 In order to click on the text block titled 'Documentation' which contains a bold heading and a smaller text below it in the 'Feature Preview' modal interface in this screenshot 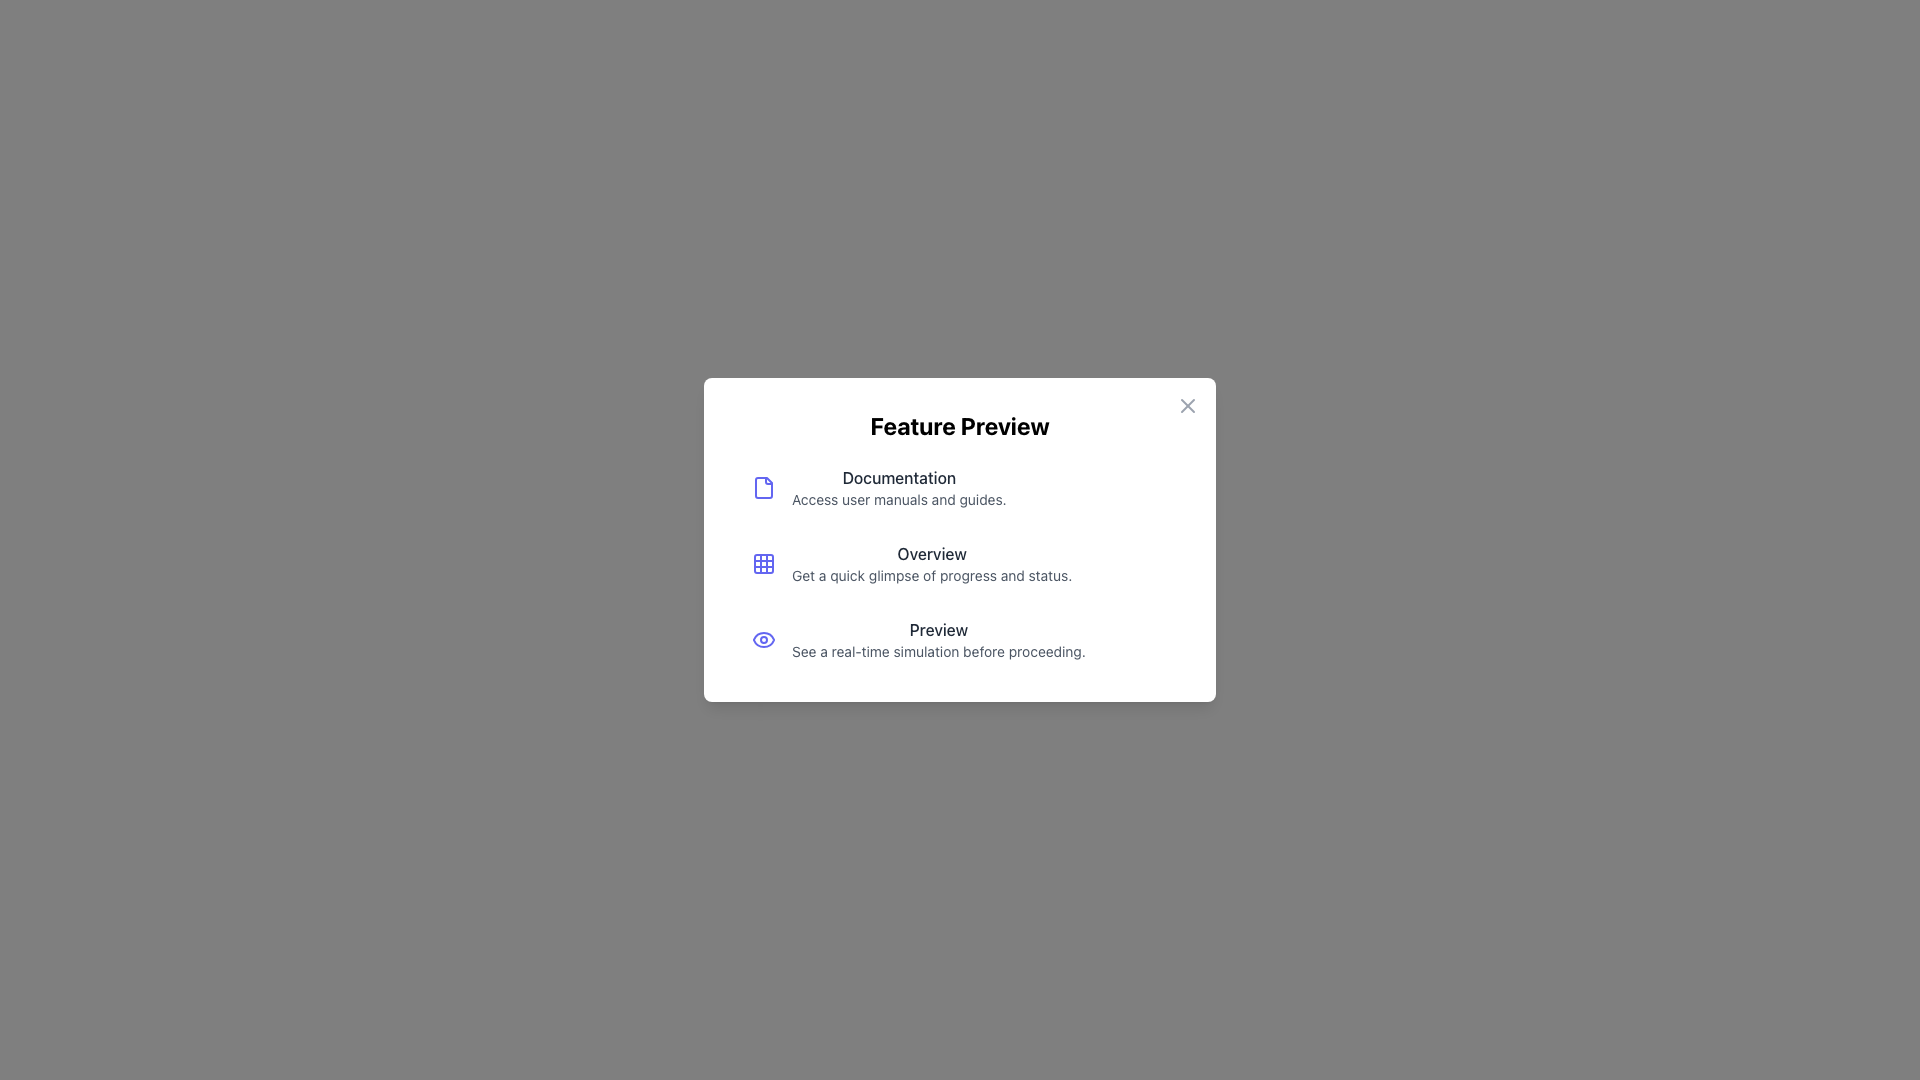, I will do `click(898, 488)`.